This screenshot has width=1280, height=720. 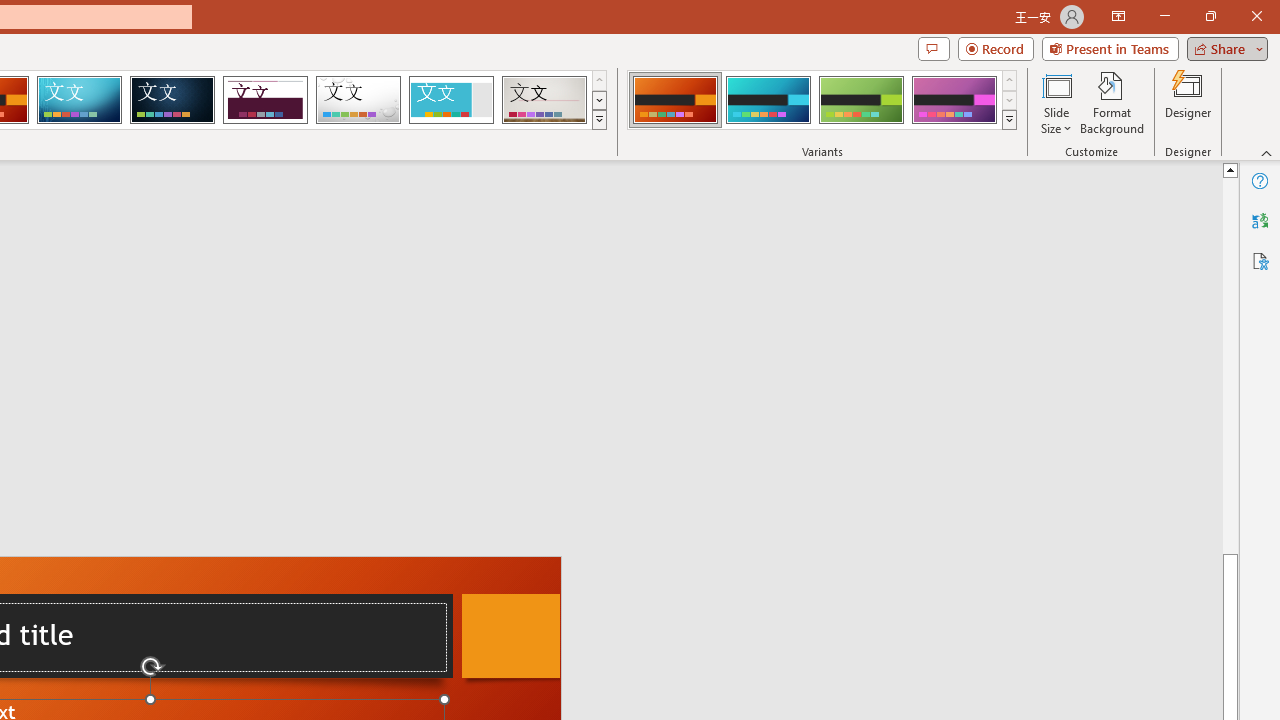 What do you see at coordinates (544, 100) in the screenshot?
I see `'Gallery'` at bounding box center [544, 100].